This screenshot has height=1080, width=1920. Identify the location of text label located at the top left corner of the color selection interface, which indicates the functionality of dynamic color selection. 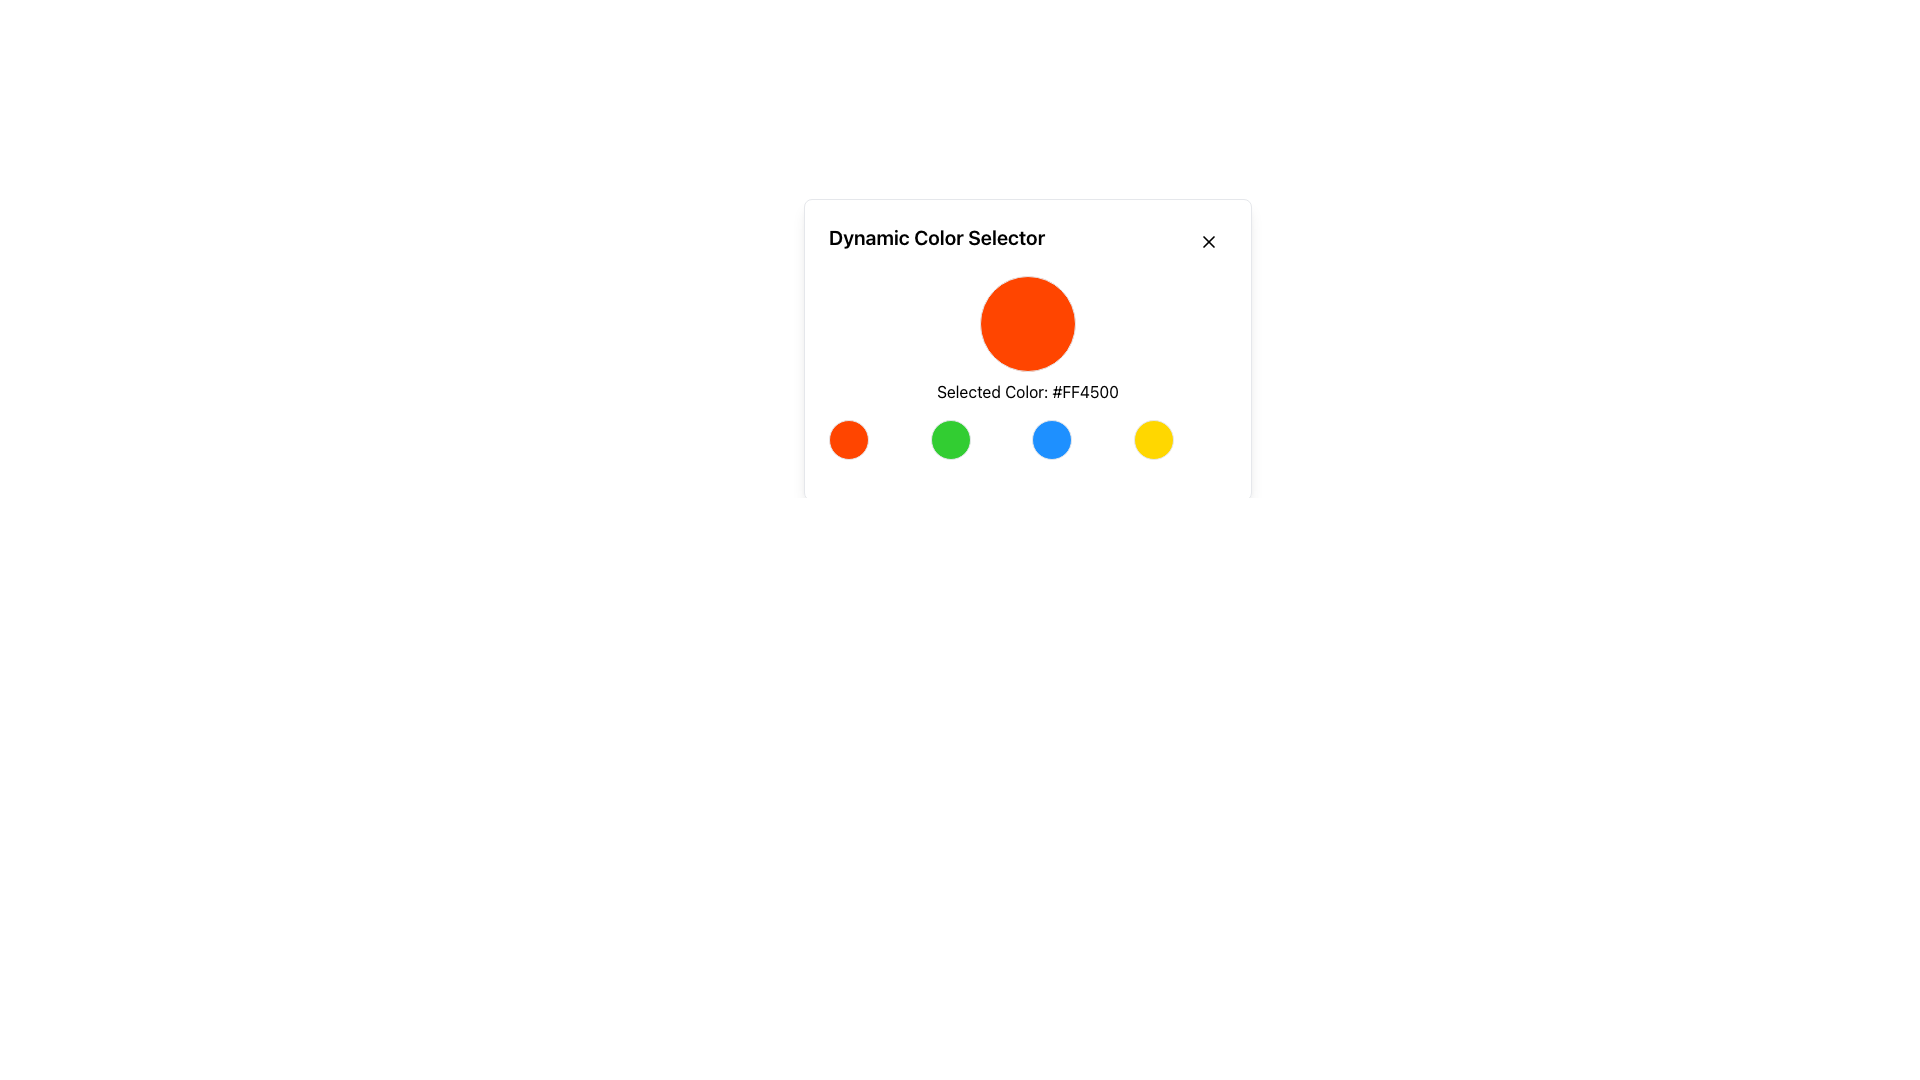
(936, 241).